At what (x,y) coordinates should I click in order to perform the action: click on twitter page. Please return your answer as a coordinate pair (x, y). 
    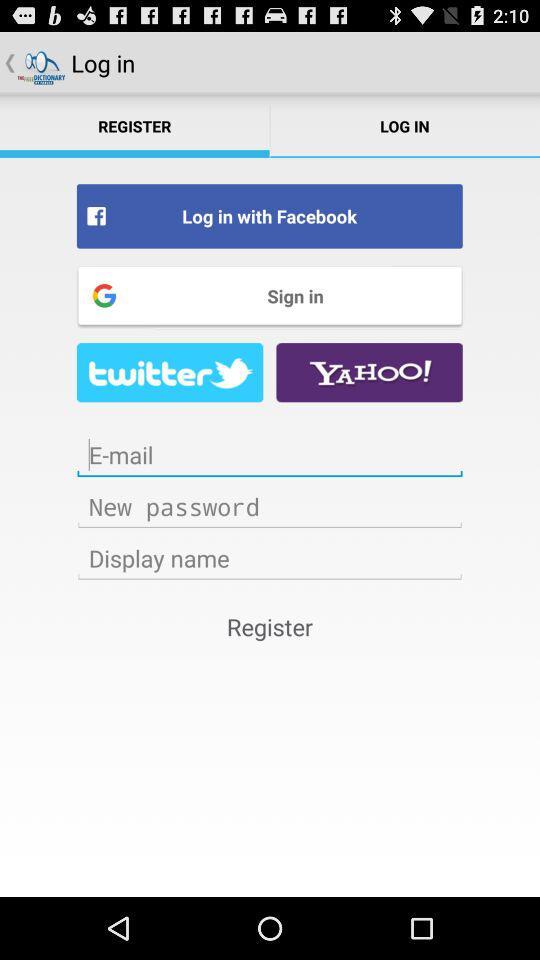
    Looking at the image, I should click on (170, 371).